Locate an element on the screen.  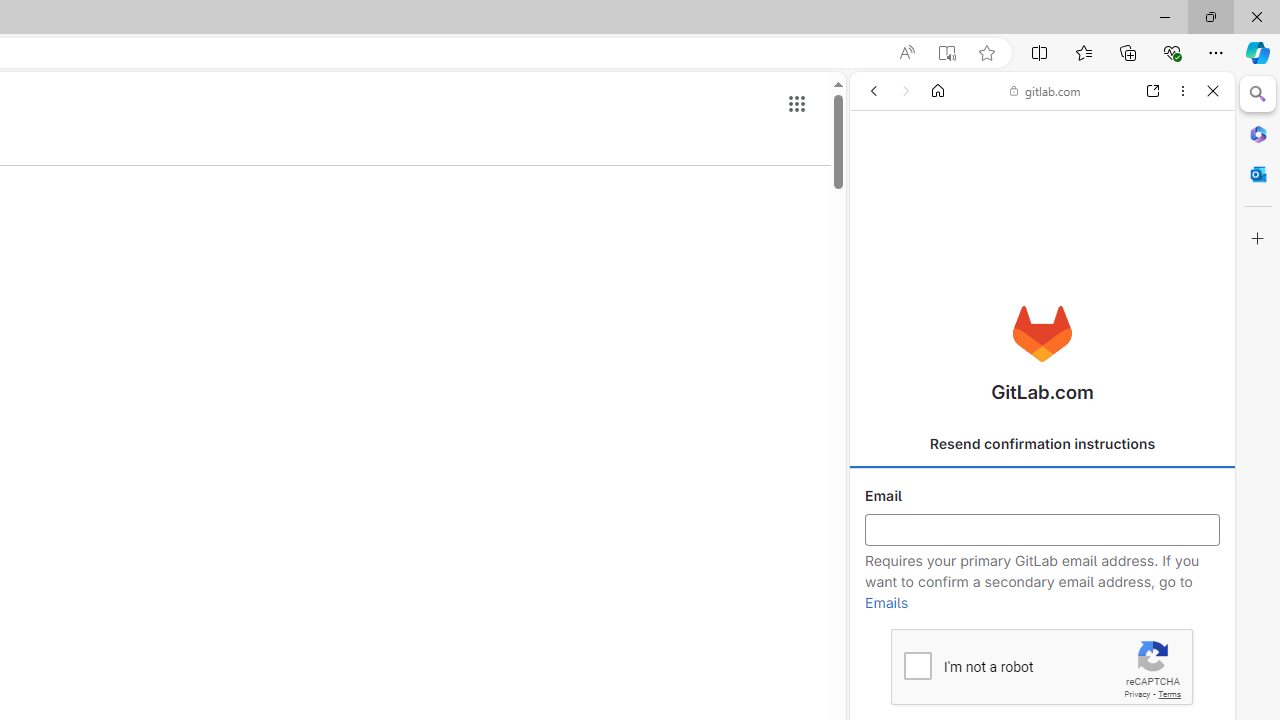
'About GitLab' is located at coordinates (1041, 592).